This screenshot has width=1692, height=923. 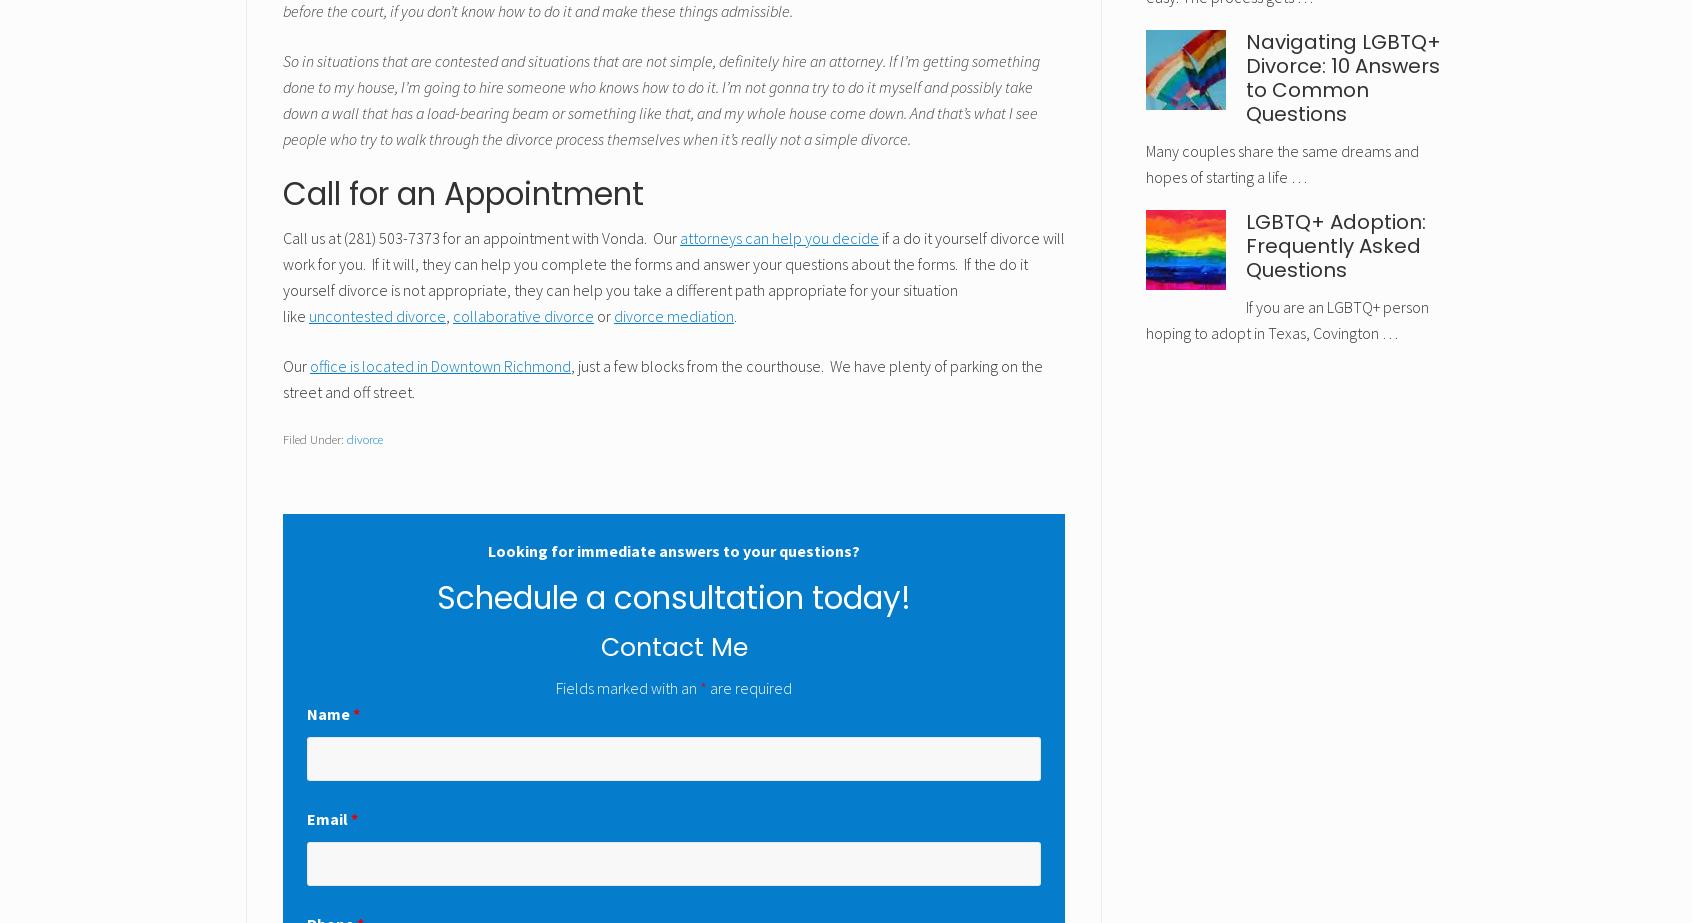 I want to click on 'So in situations that are contested and situations that are not simple, definitely hire an attorney. If I’m getting something done to my house, I’m going to hire someone who knows how to do it. I’m not gonna try to do it myself and possibly take down a wall that has a load-bearing beam or something like that, and my whole house come down. And that’s what I see people who try to walk through the divorce process themselves when it’s really not a simple divorce.', so click(x=661, y=99).